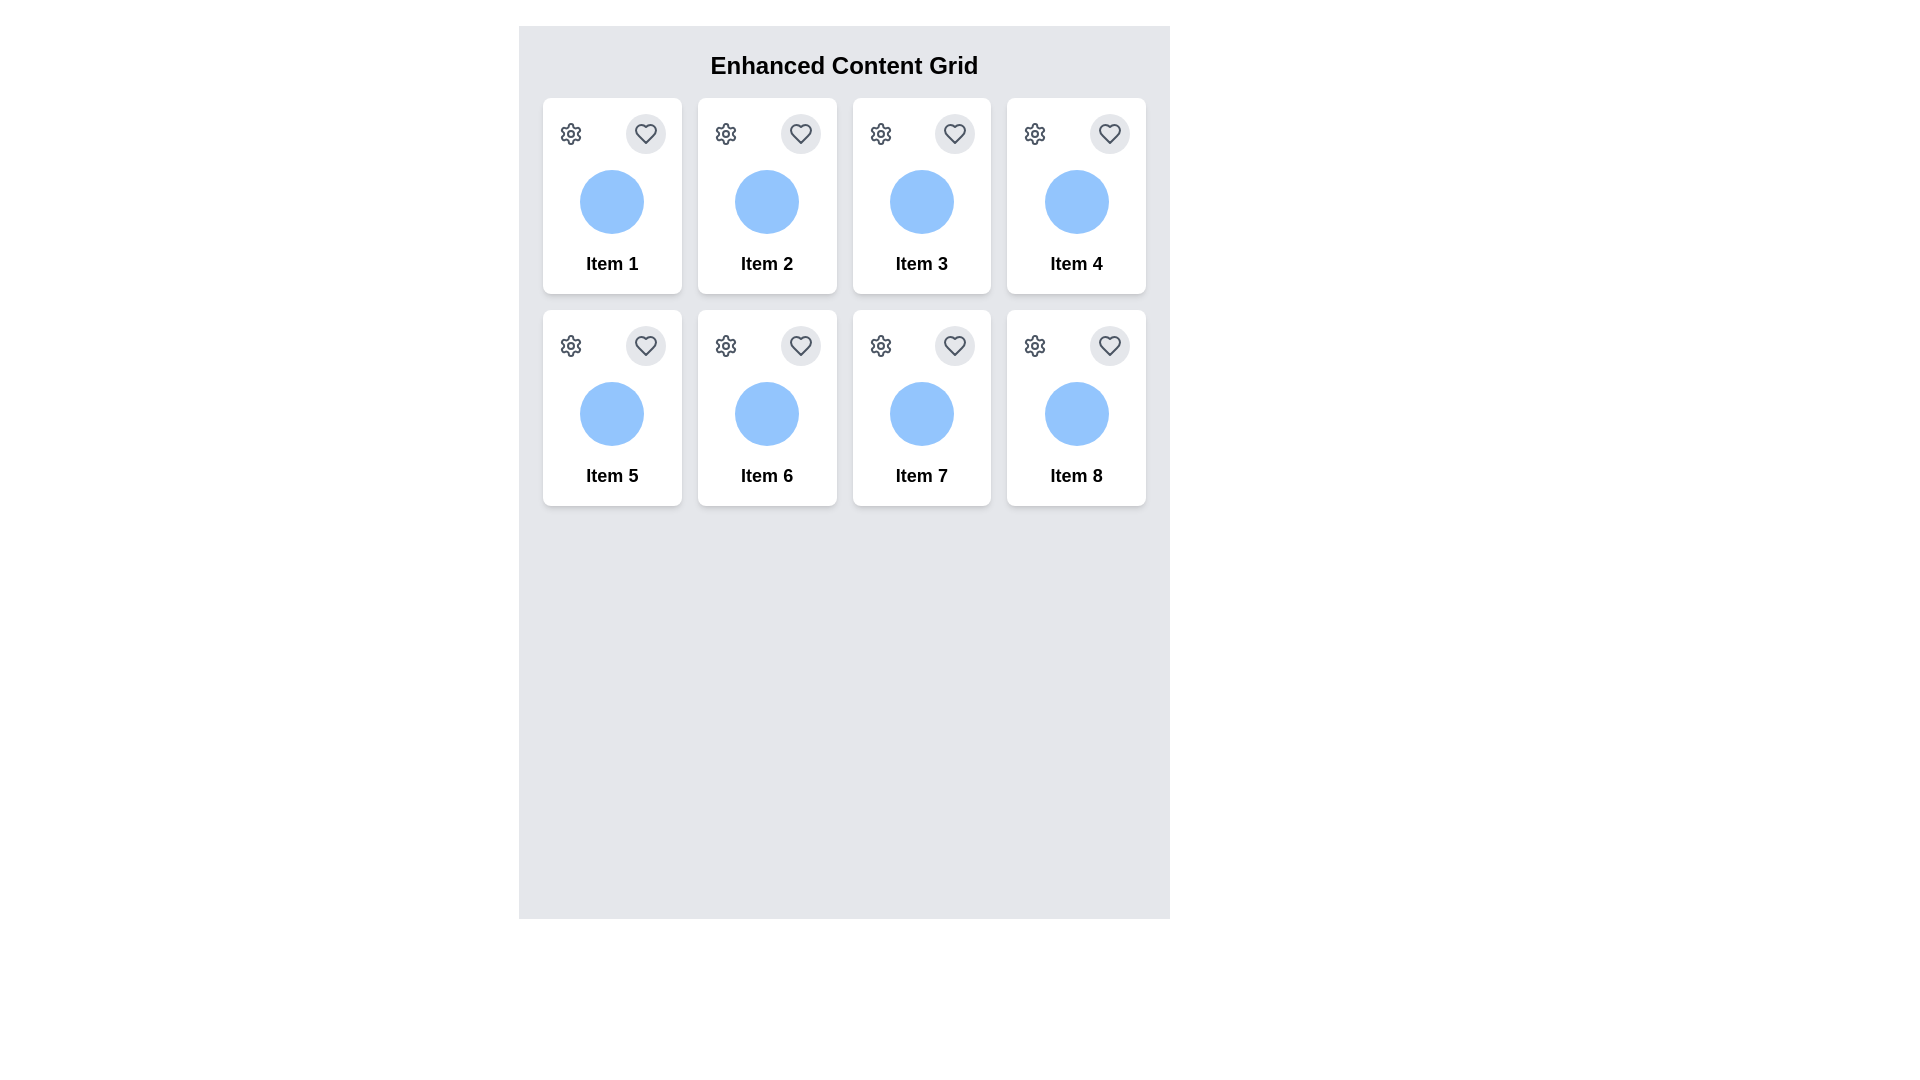  I want to click on the 'like' button located in the top-right corner of the card for 'Item 8', so click(1108, 345).